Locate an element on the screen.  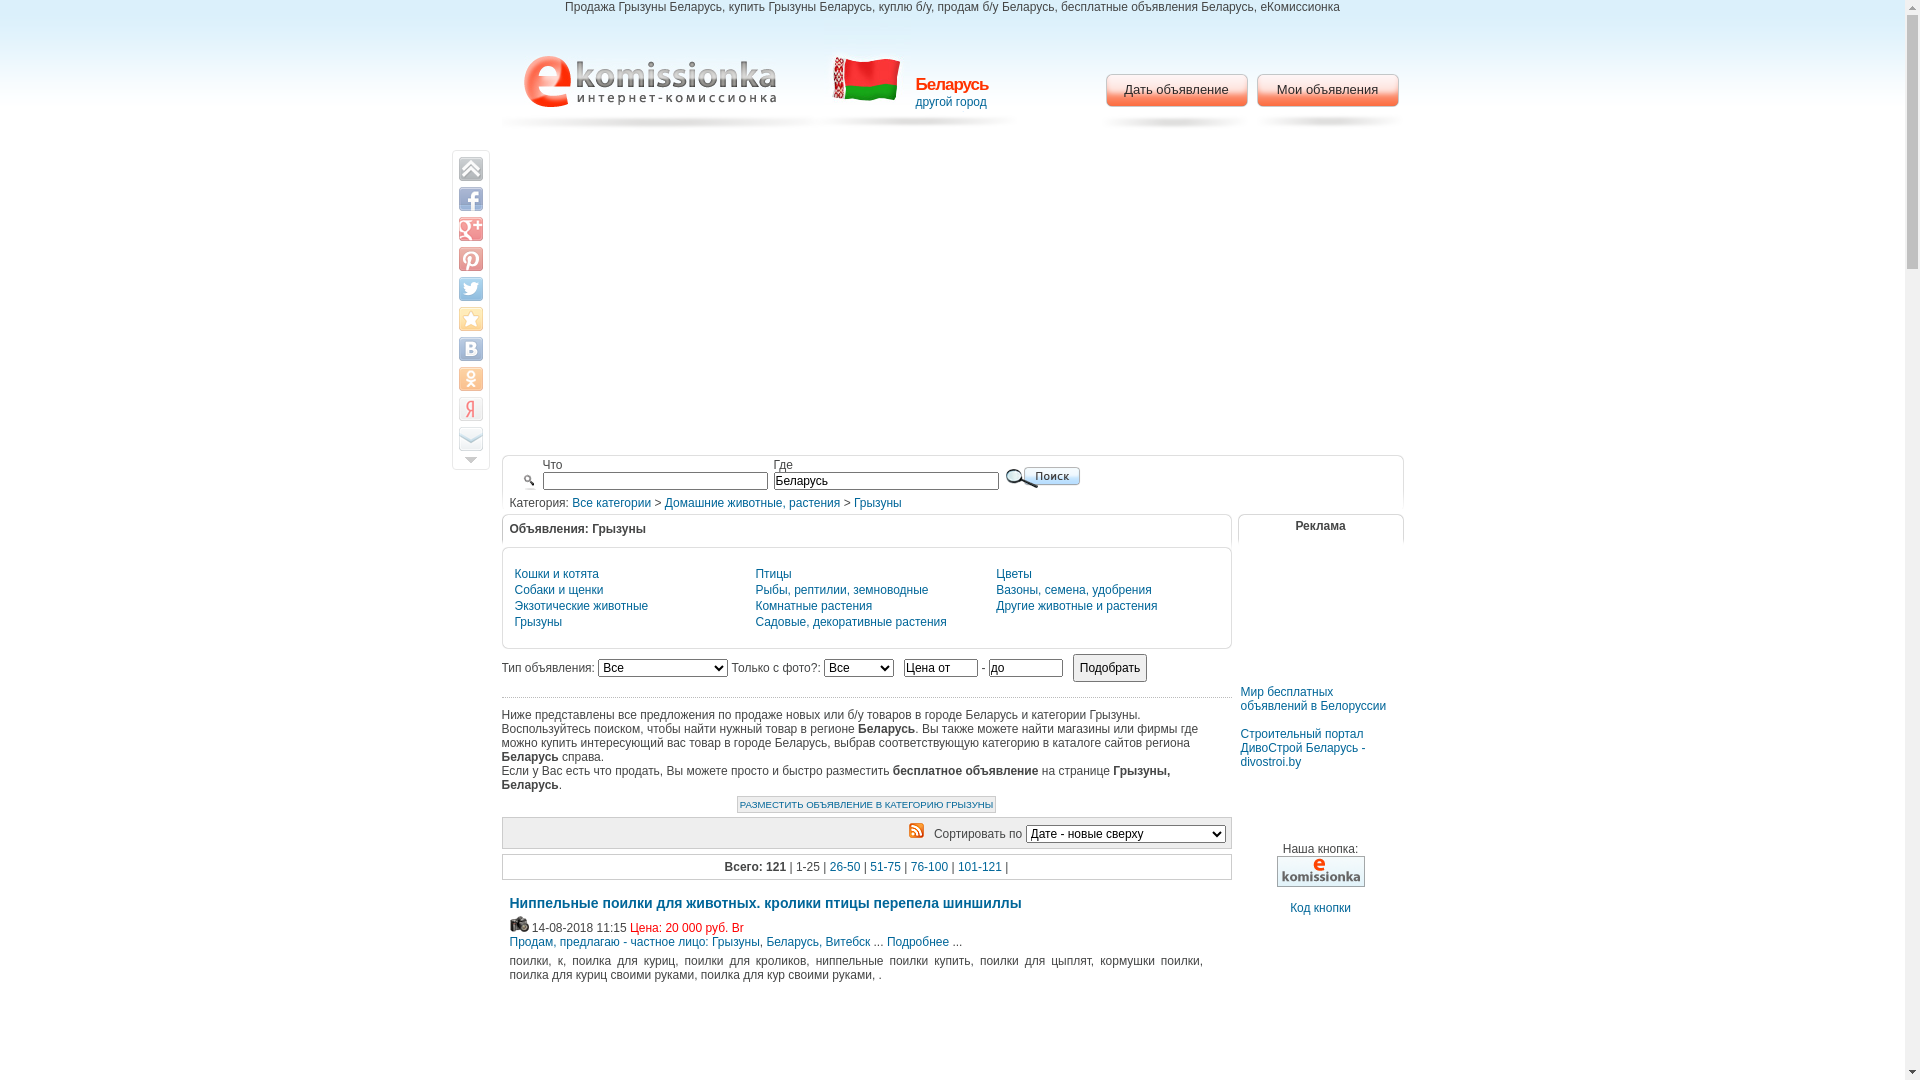
'Back on top' is located at coordinates (469, 168).